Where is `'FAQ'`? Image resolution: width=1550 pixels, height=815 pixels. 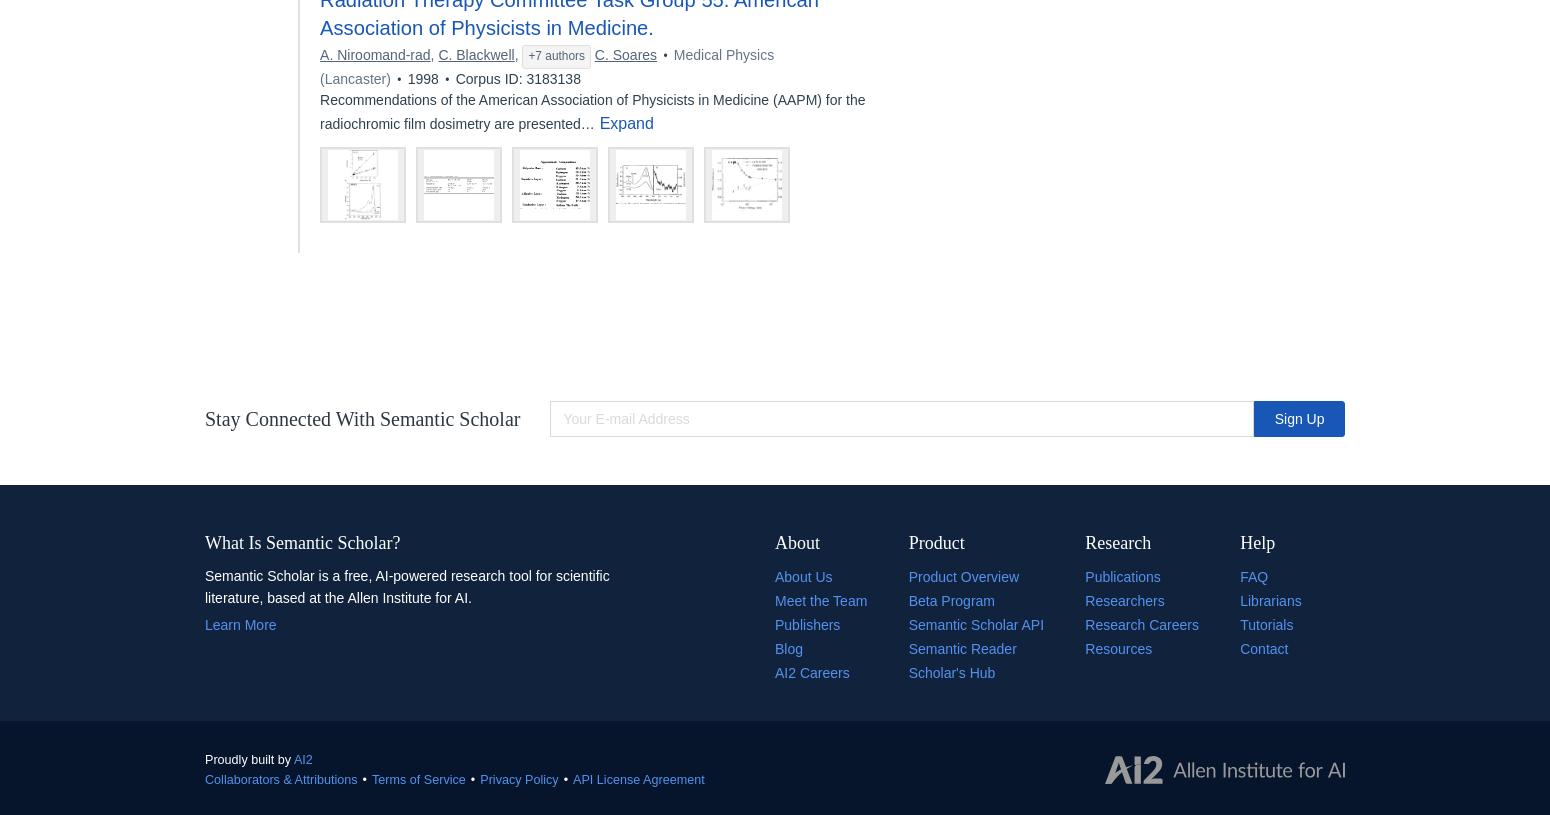
'FAQ' is located at coordinates (1252, 574).